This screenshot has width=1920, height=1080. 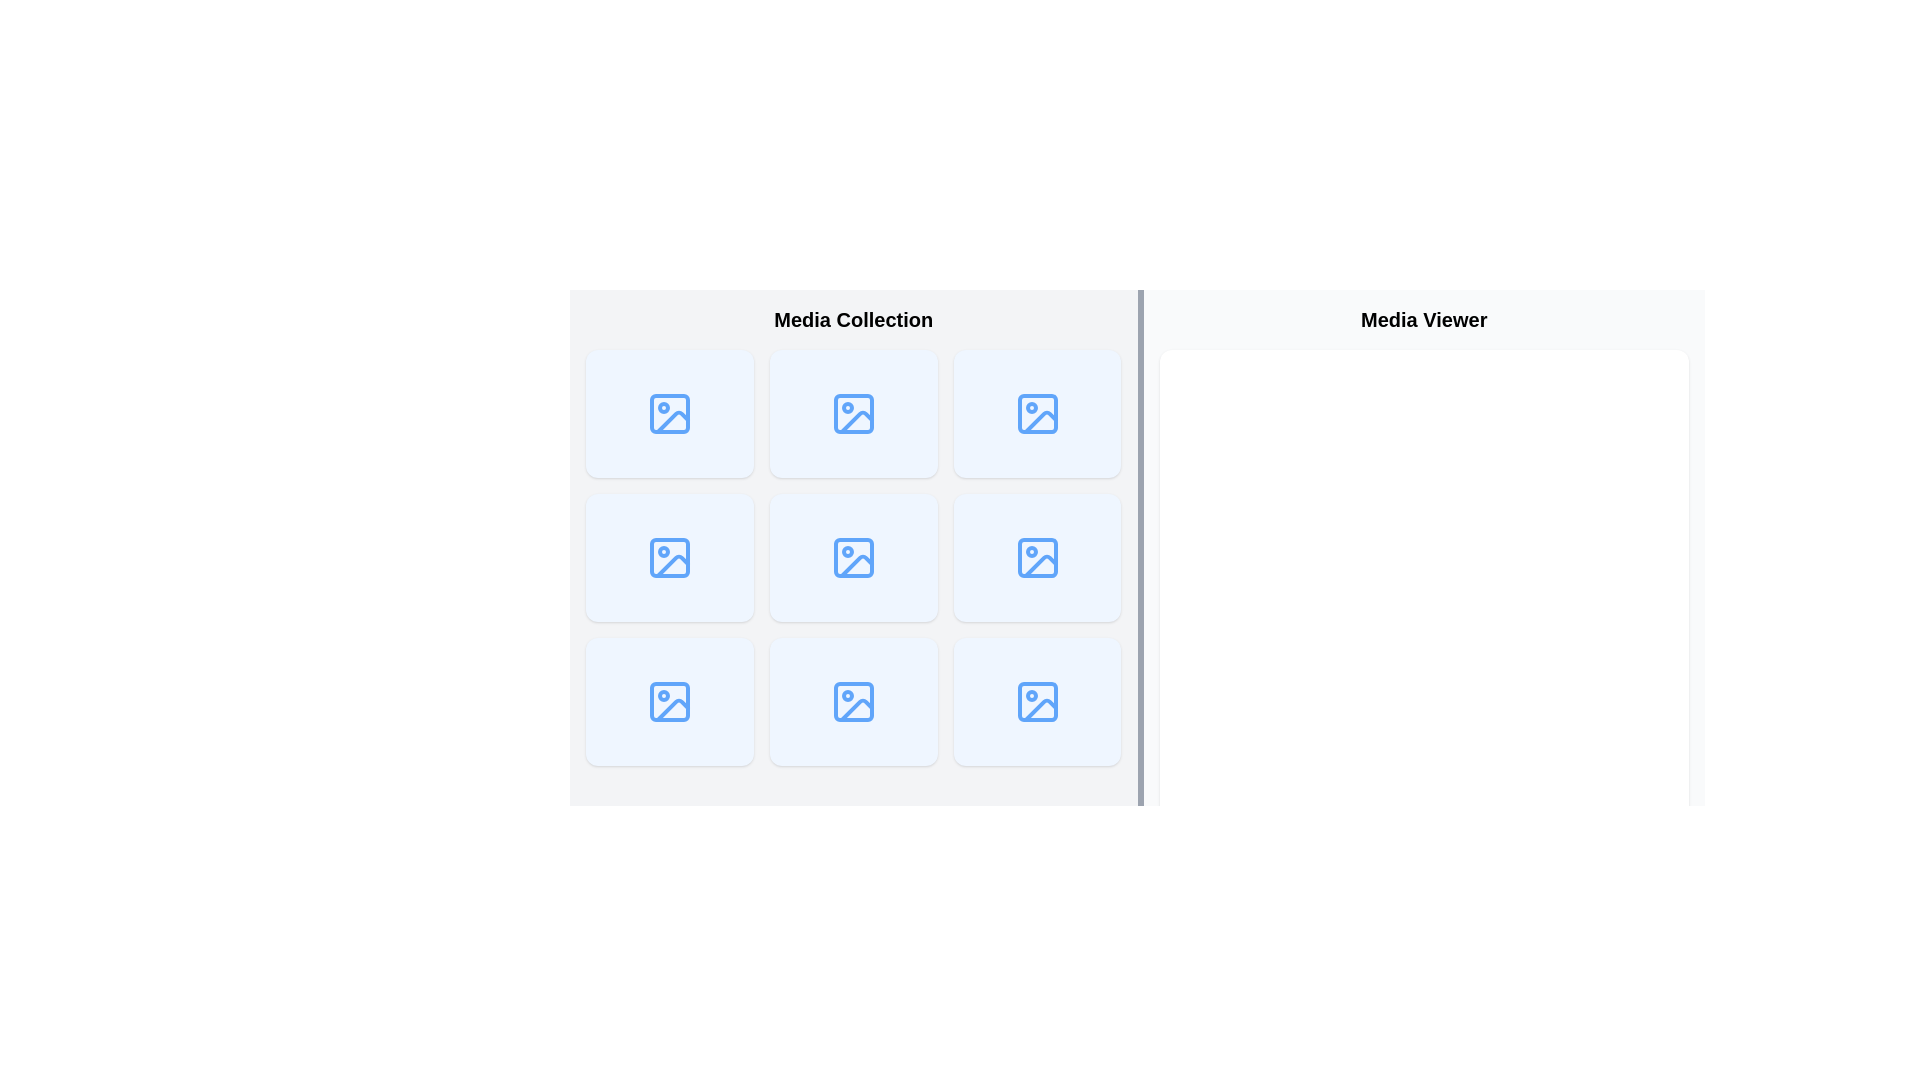 What do you see at coordinates (853, 412) in the screenshot?
I see `the interactive media or image tile located in the second column of the first row under 'Media Collection' to trigger additional visuals or effects` at bounding box center [853, 412].